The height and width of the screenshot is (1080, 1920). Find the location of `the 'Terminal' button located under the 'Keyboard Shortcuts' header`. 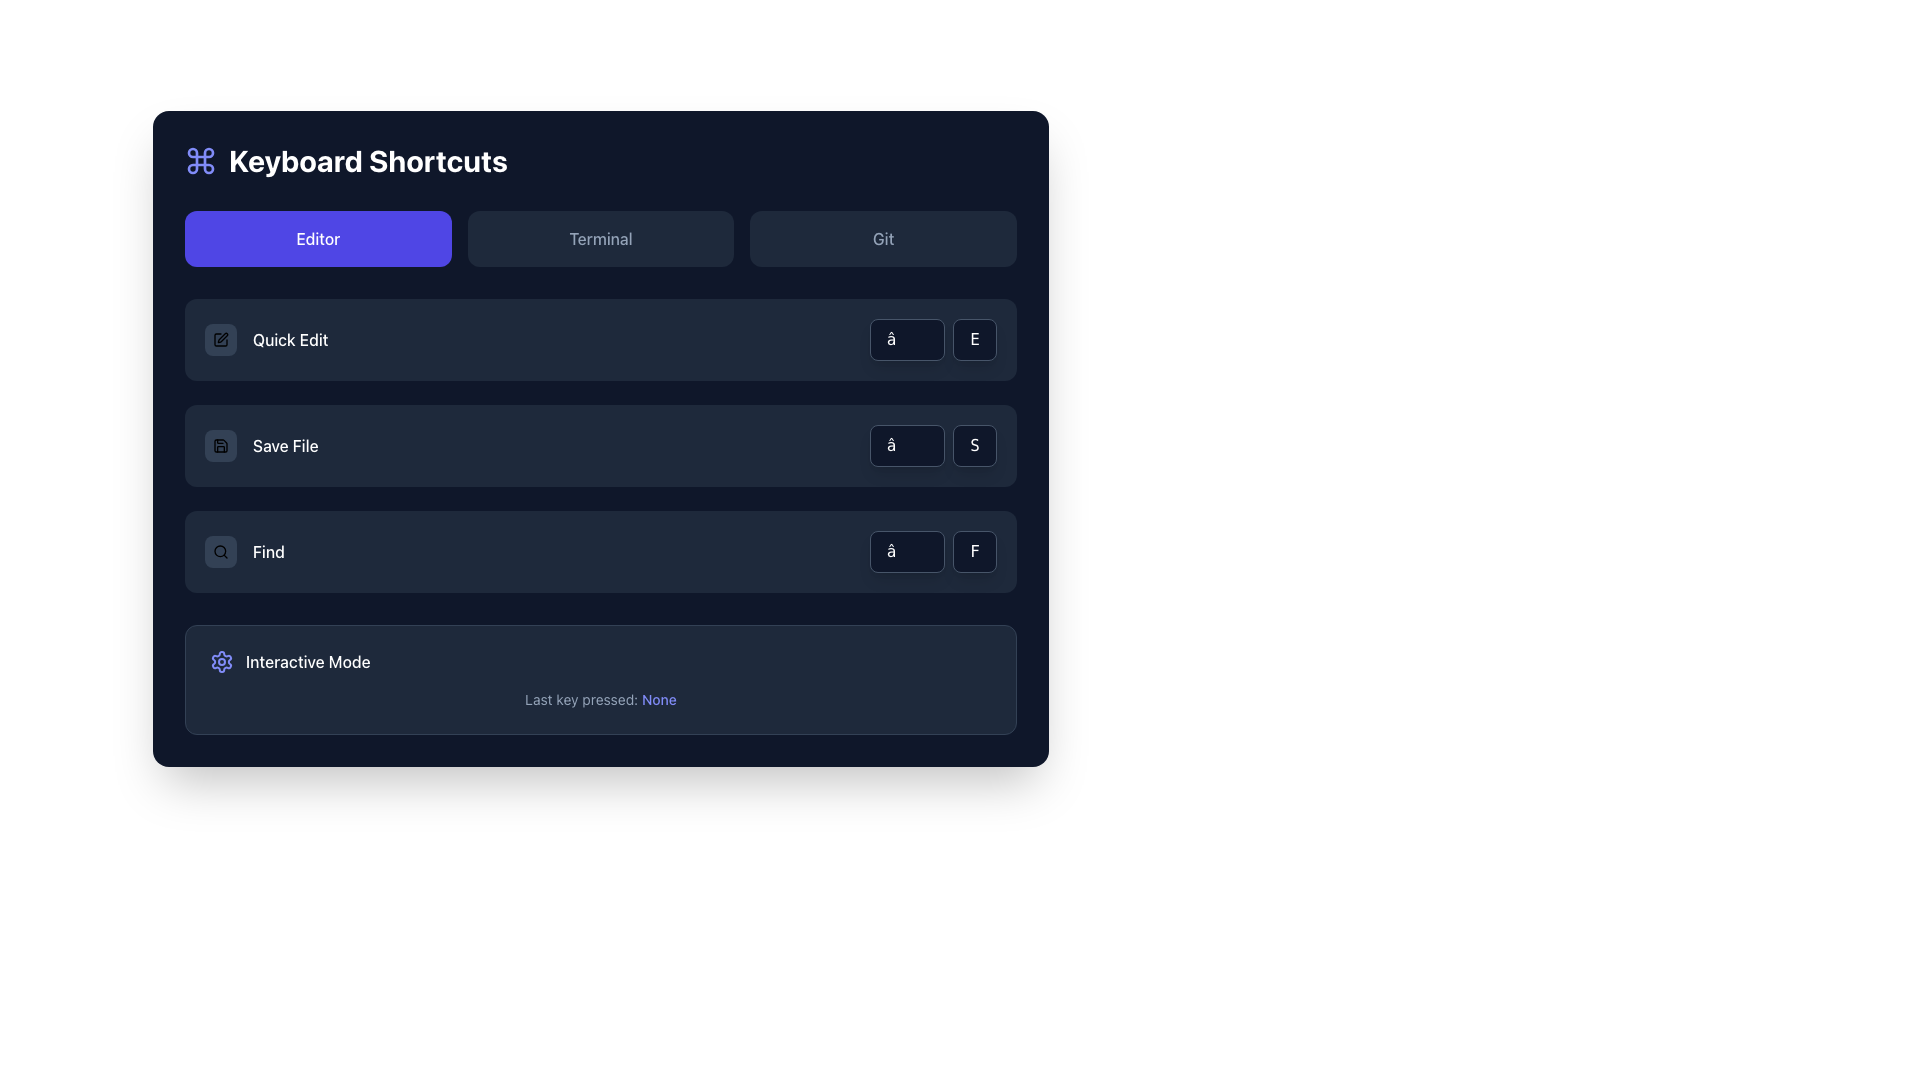

the 'Terminal' button located under the 'Keyboard Shortcuts' header is located at coordinates (599, 238).